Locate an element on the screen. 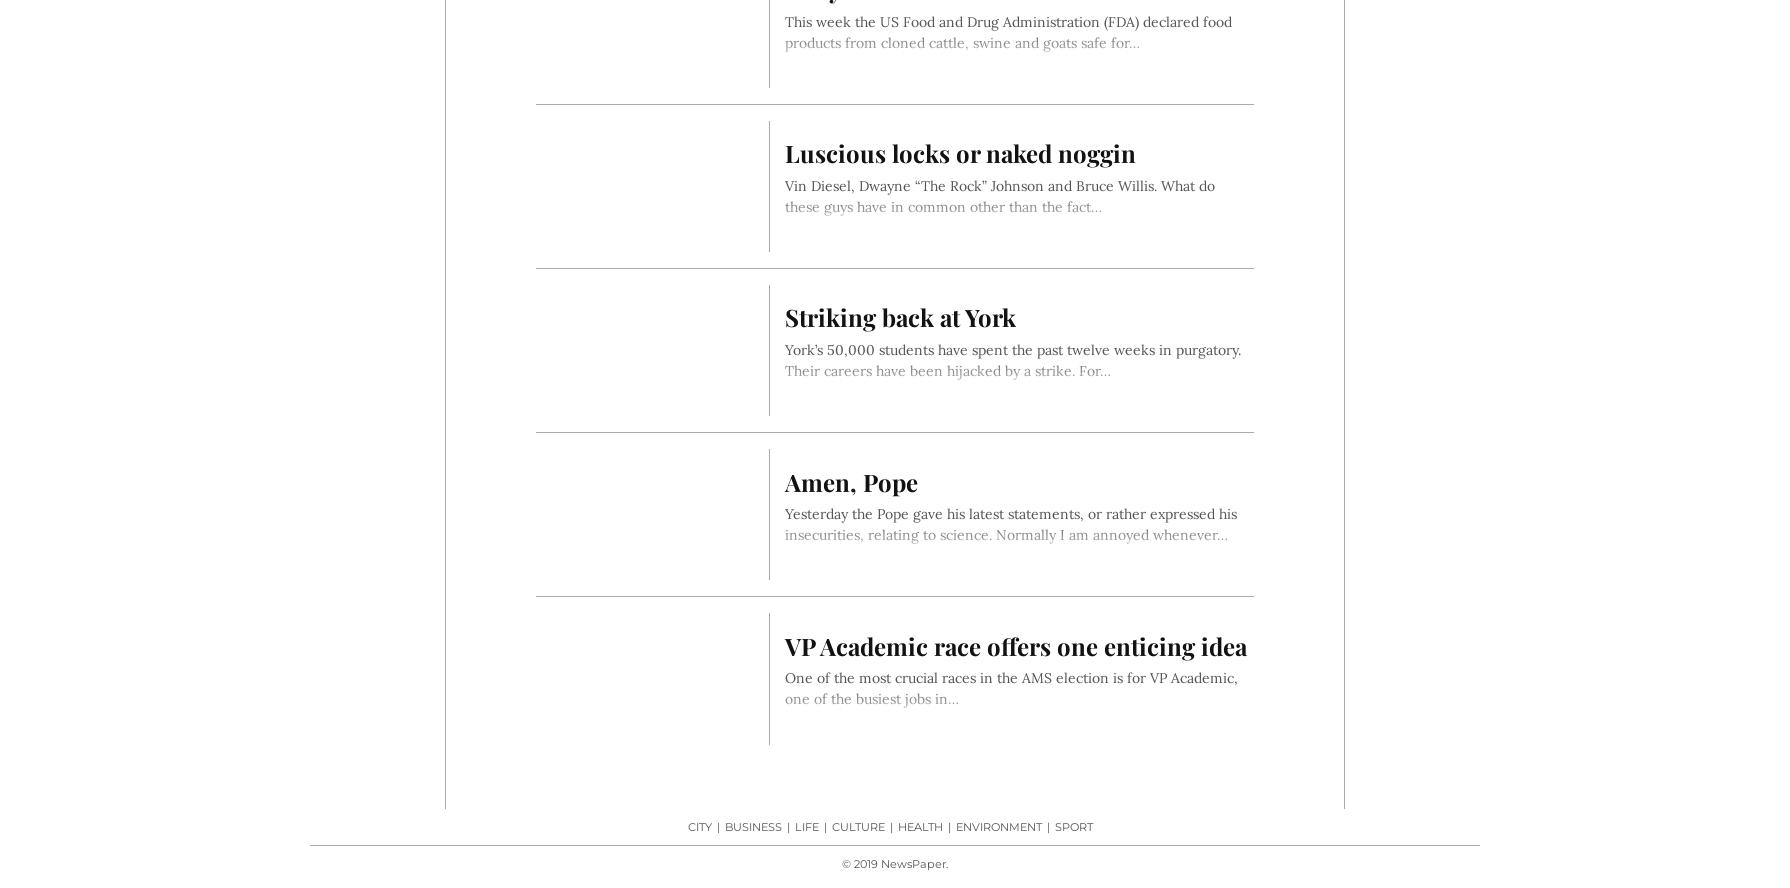  'York’s 50,000 students have spent the past twelve weeks in purgatory. Their careers have been hijacked by a strike. For…' is located at coordinates (783, 360).